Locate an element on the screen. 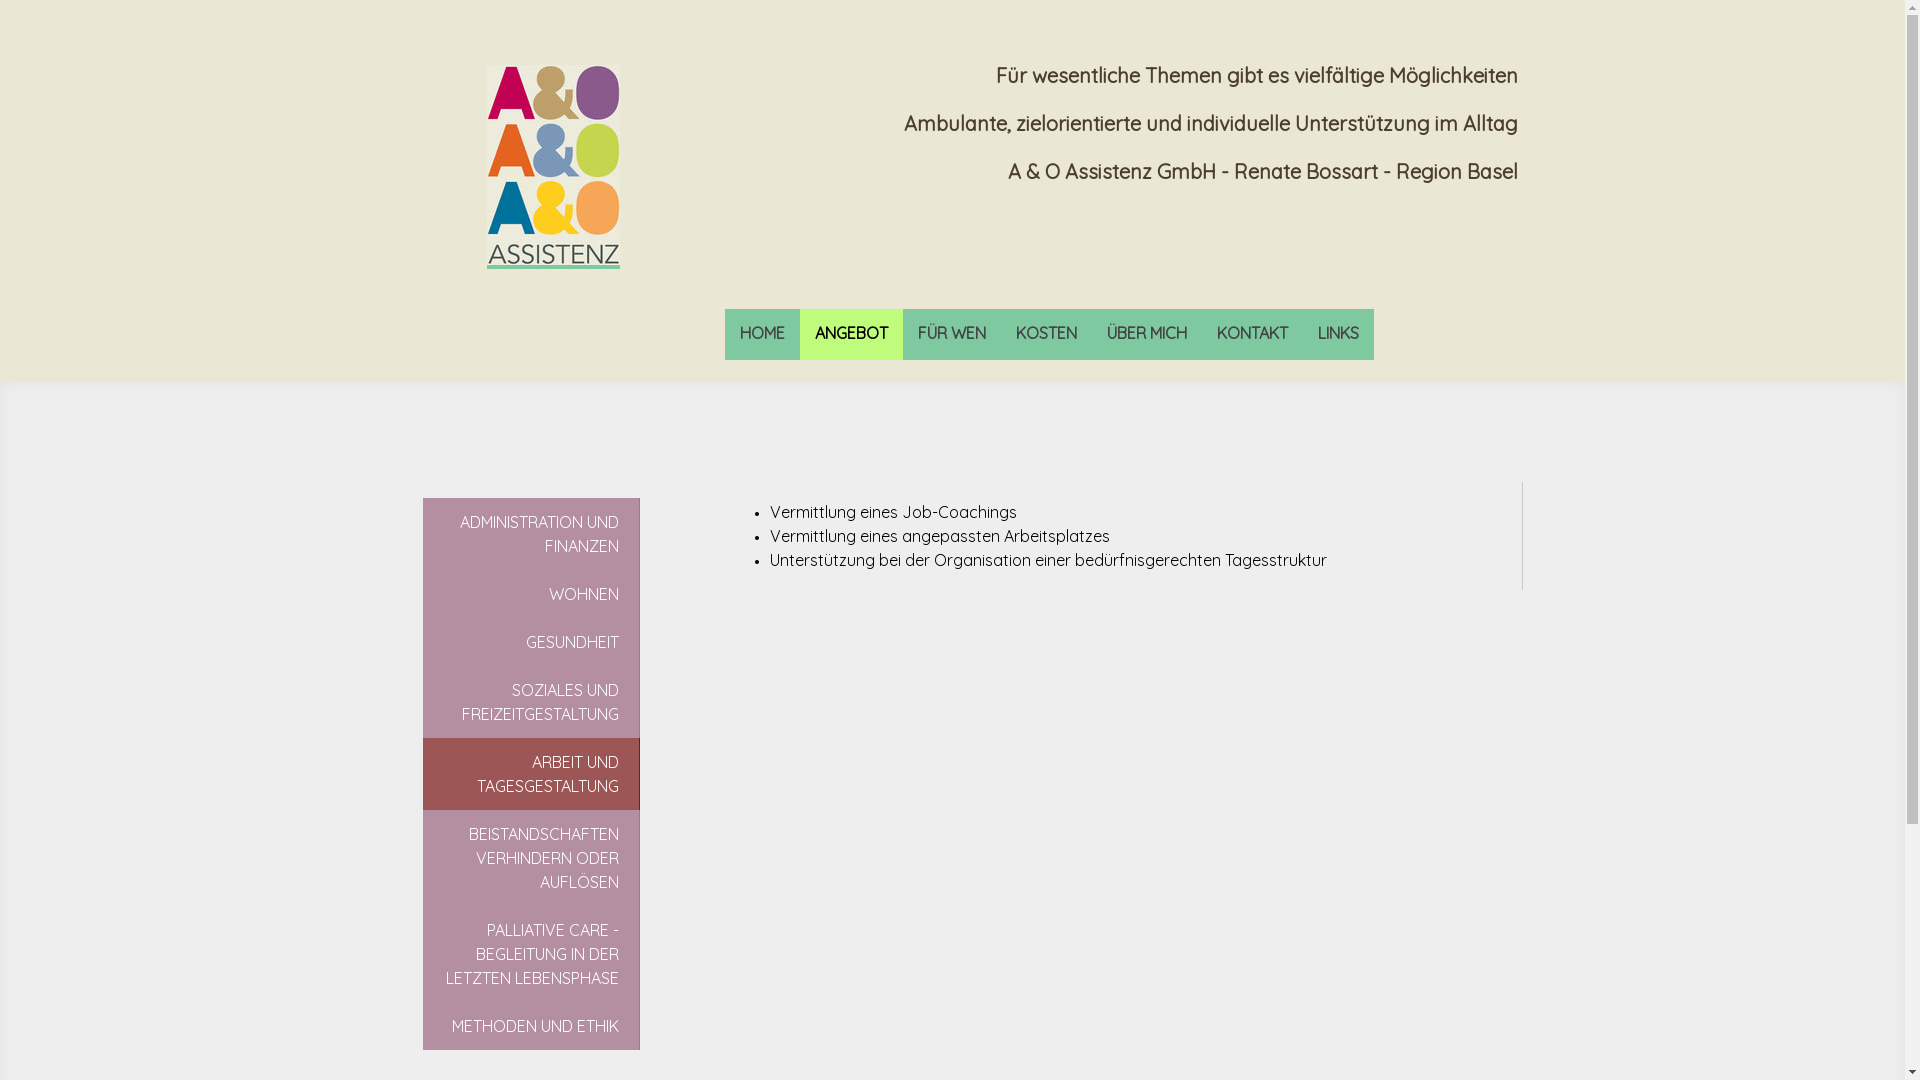 Image resolution: width=1920 pixels, height=1080 pixels. 'SOZIALES UND FREIZEITGESTALTUNG' is located at coordinates (531, 701).